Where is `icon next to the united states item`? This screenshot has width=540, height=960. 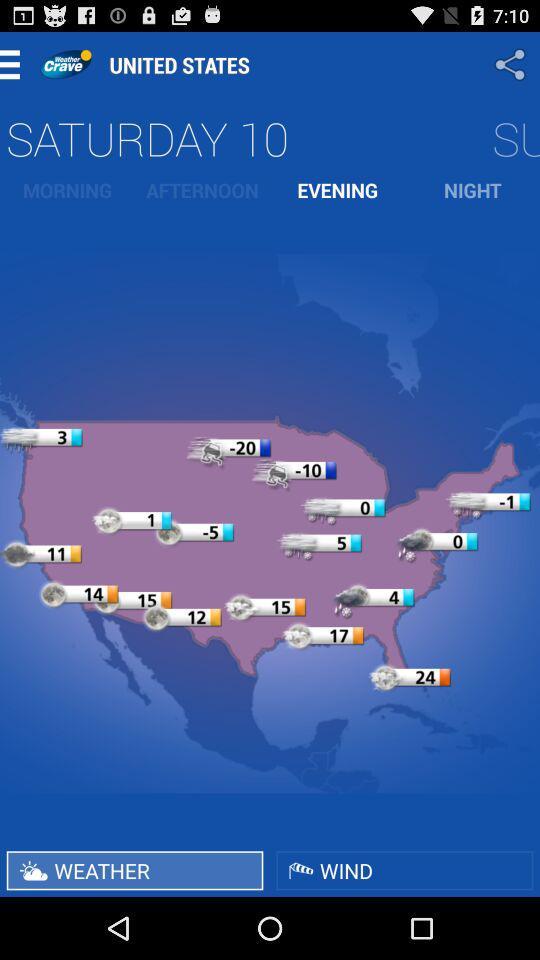
icon next to the united states item is located at coordinates (65, 64).